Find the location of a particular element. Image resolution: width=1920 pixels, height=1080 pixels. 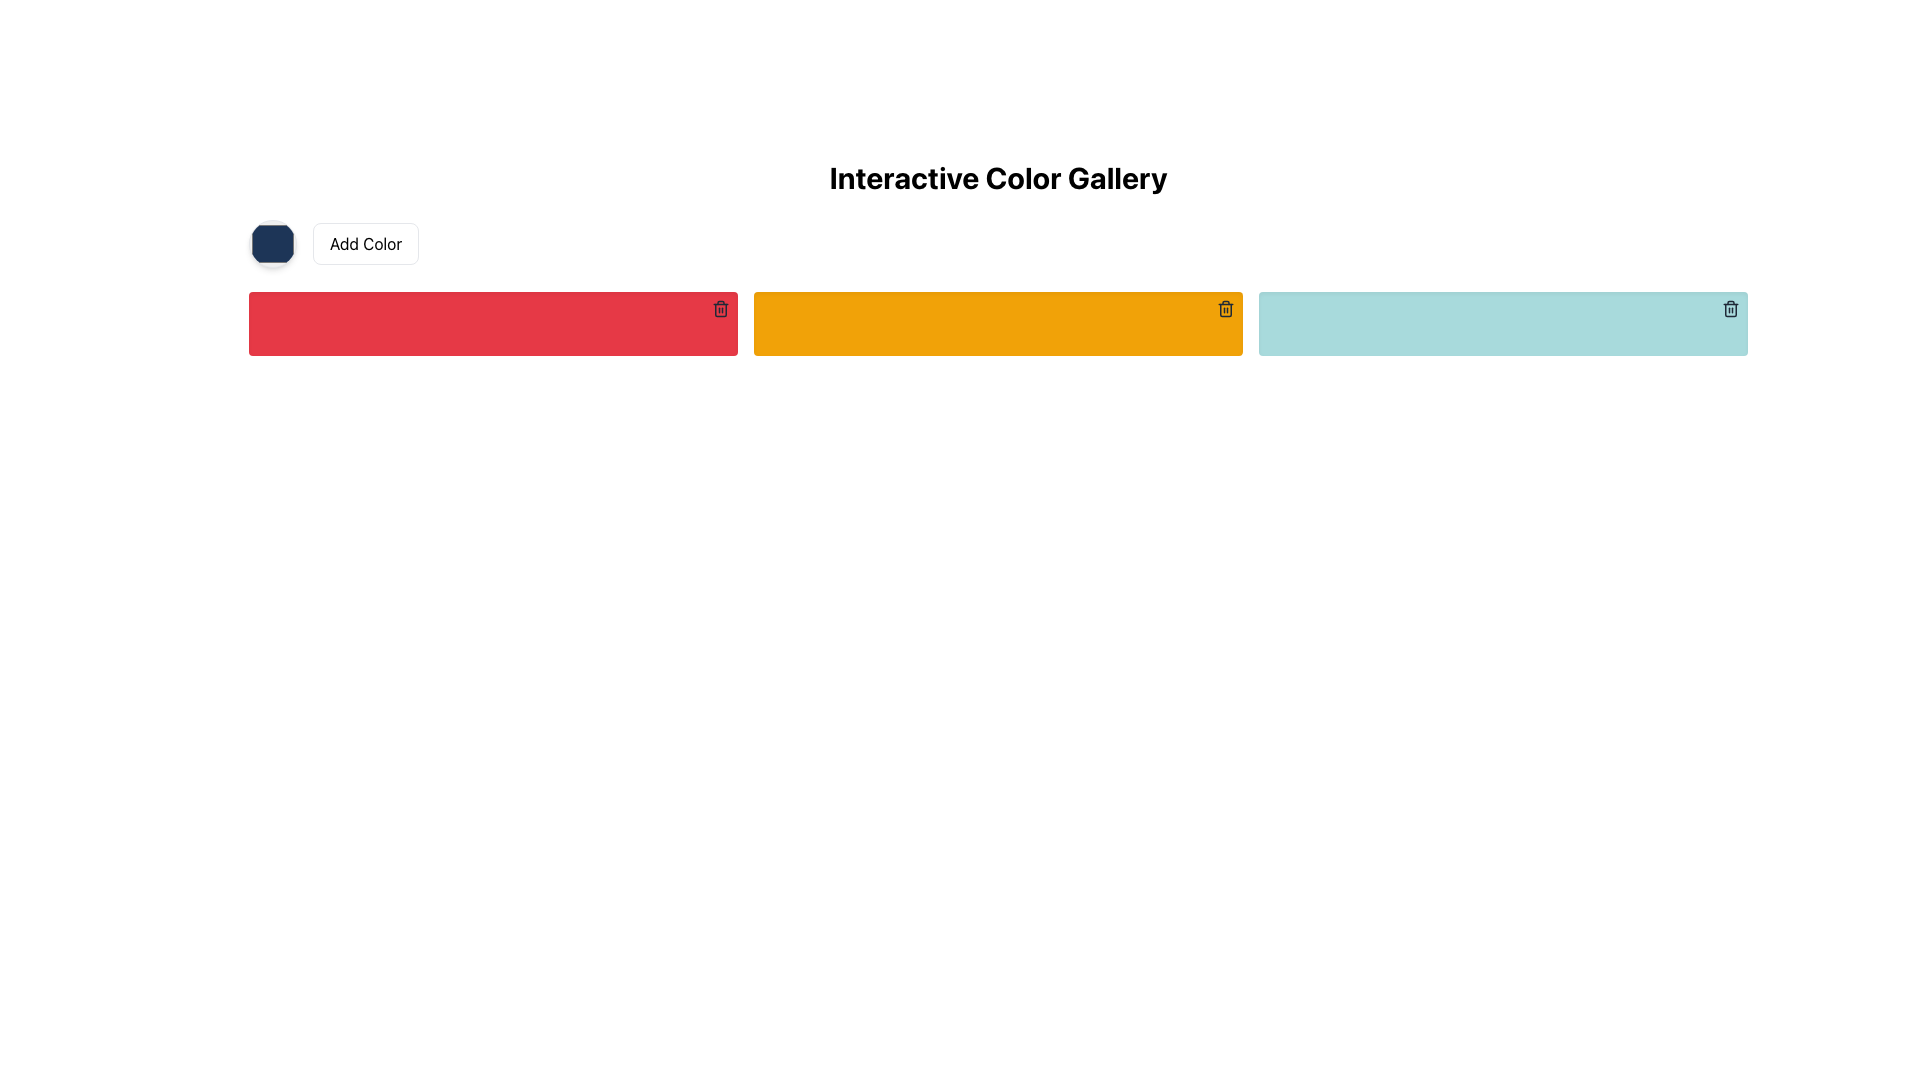

the trash can icon located at the top-right corner of the light blue horizontal bar is located at coordinates (1730, 308).